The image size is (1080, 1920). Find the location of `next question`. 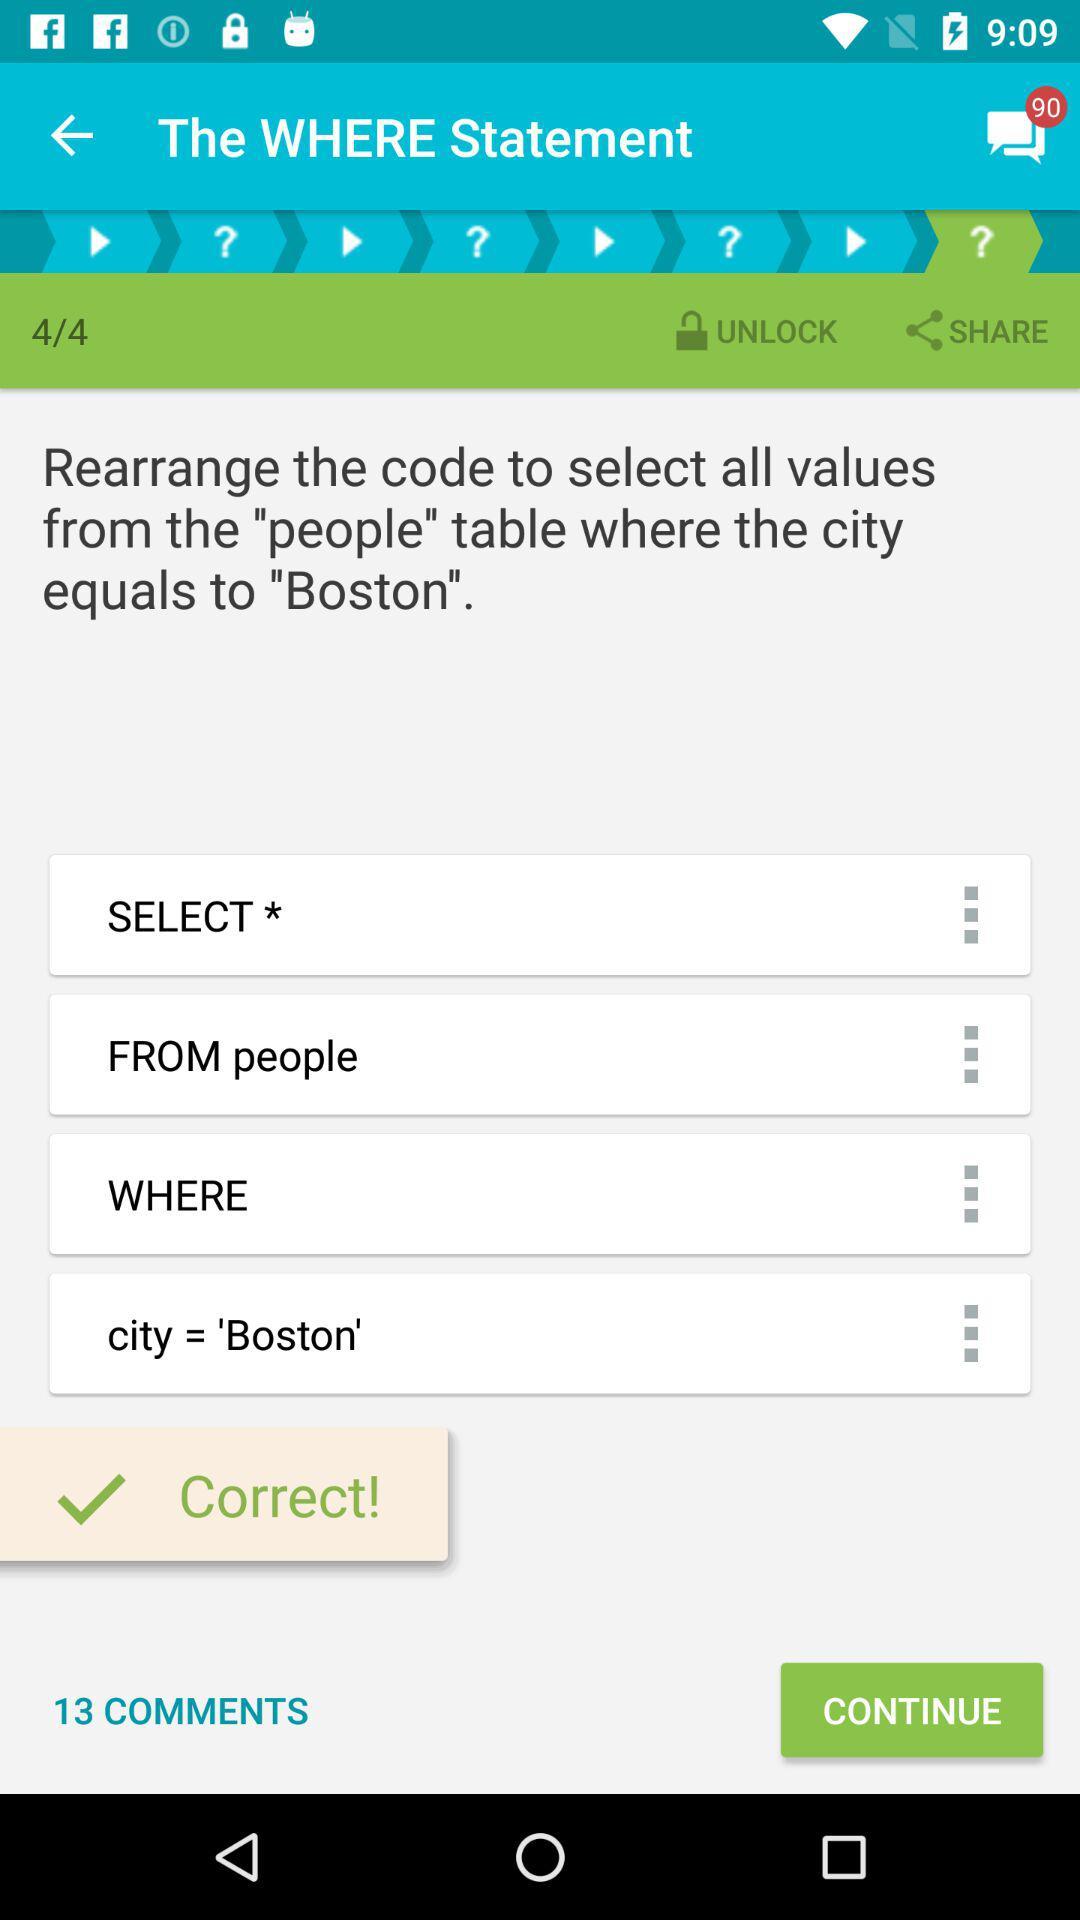

next question is located at coordinates (350, 240).